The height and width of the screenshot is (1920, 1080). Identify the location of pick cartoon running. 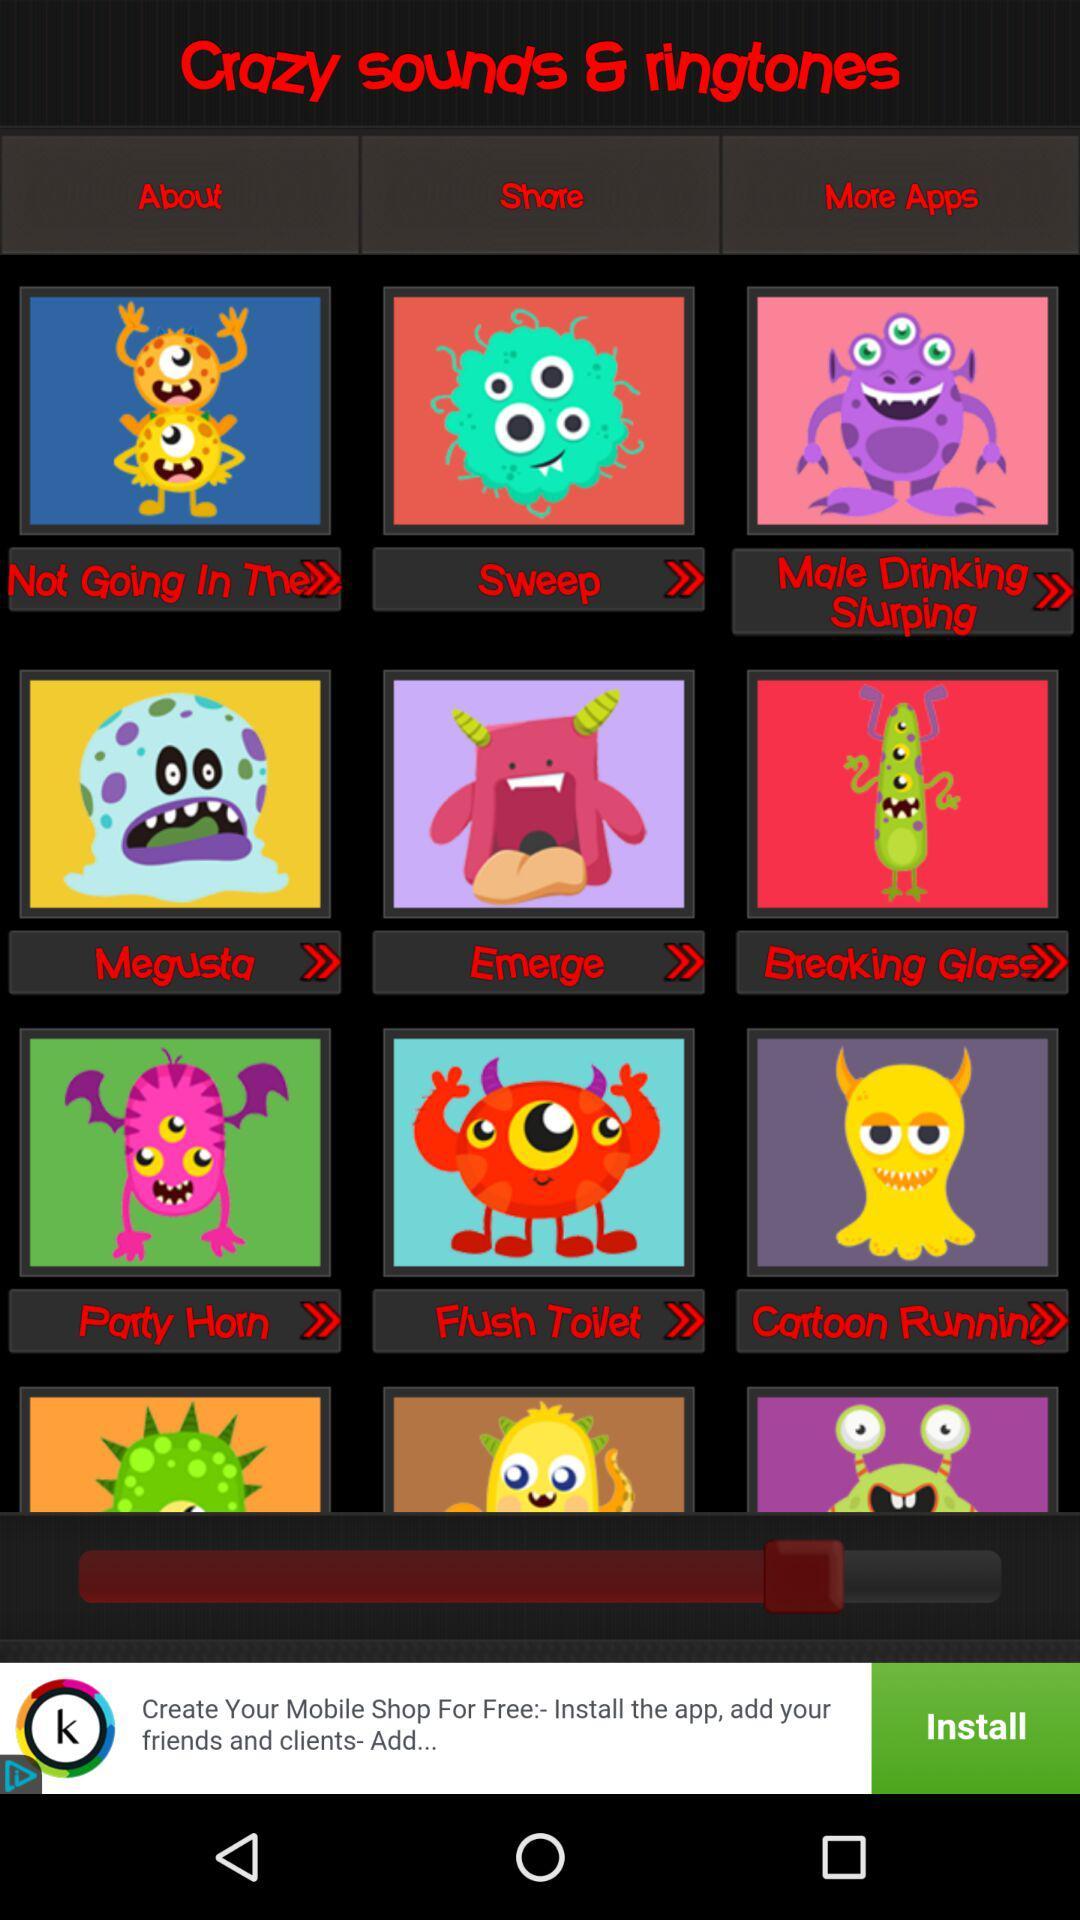
(902, 1154).